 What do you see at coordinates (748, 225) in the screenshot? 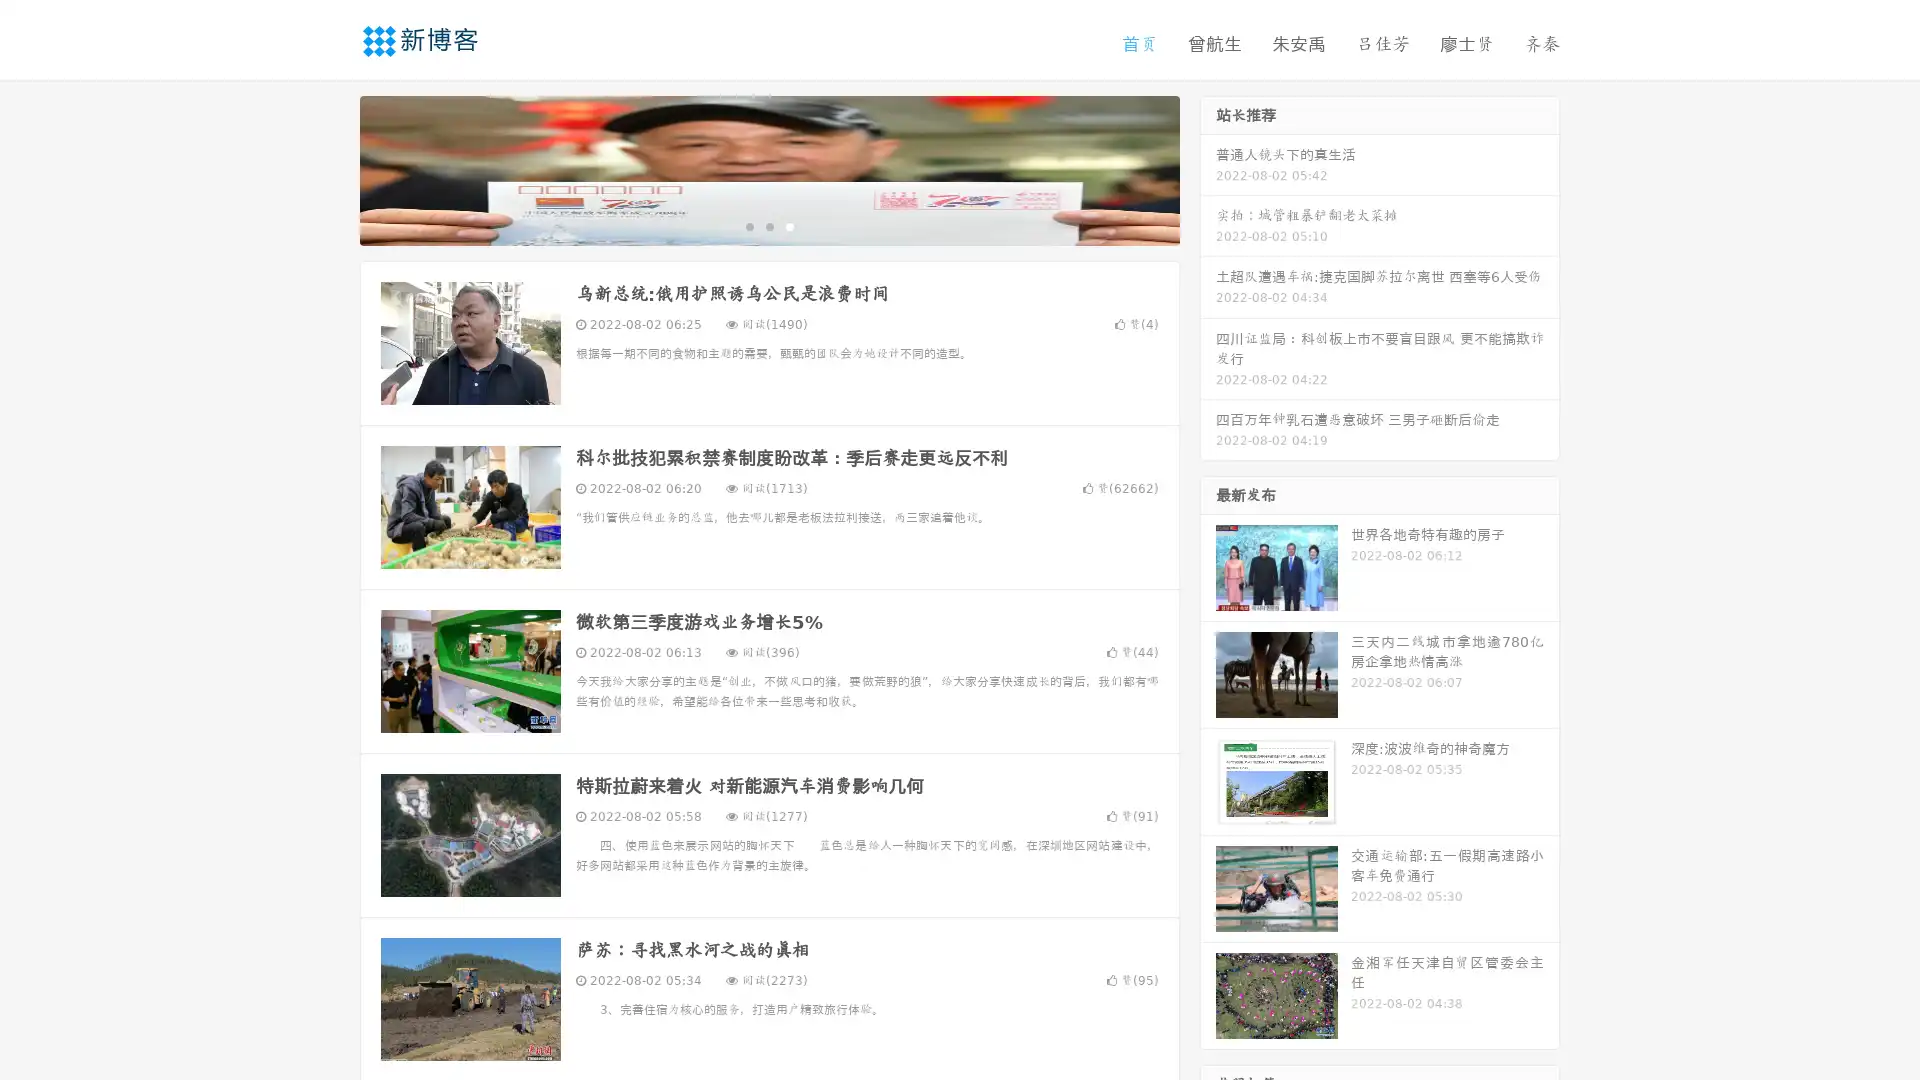
I see `Go to slide 1` at bounding box center [748, 225].